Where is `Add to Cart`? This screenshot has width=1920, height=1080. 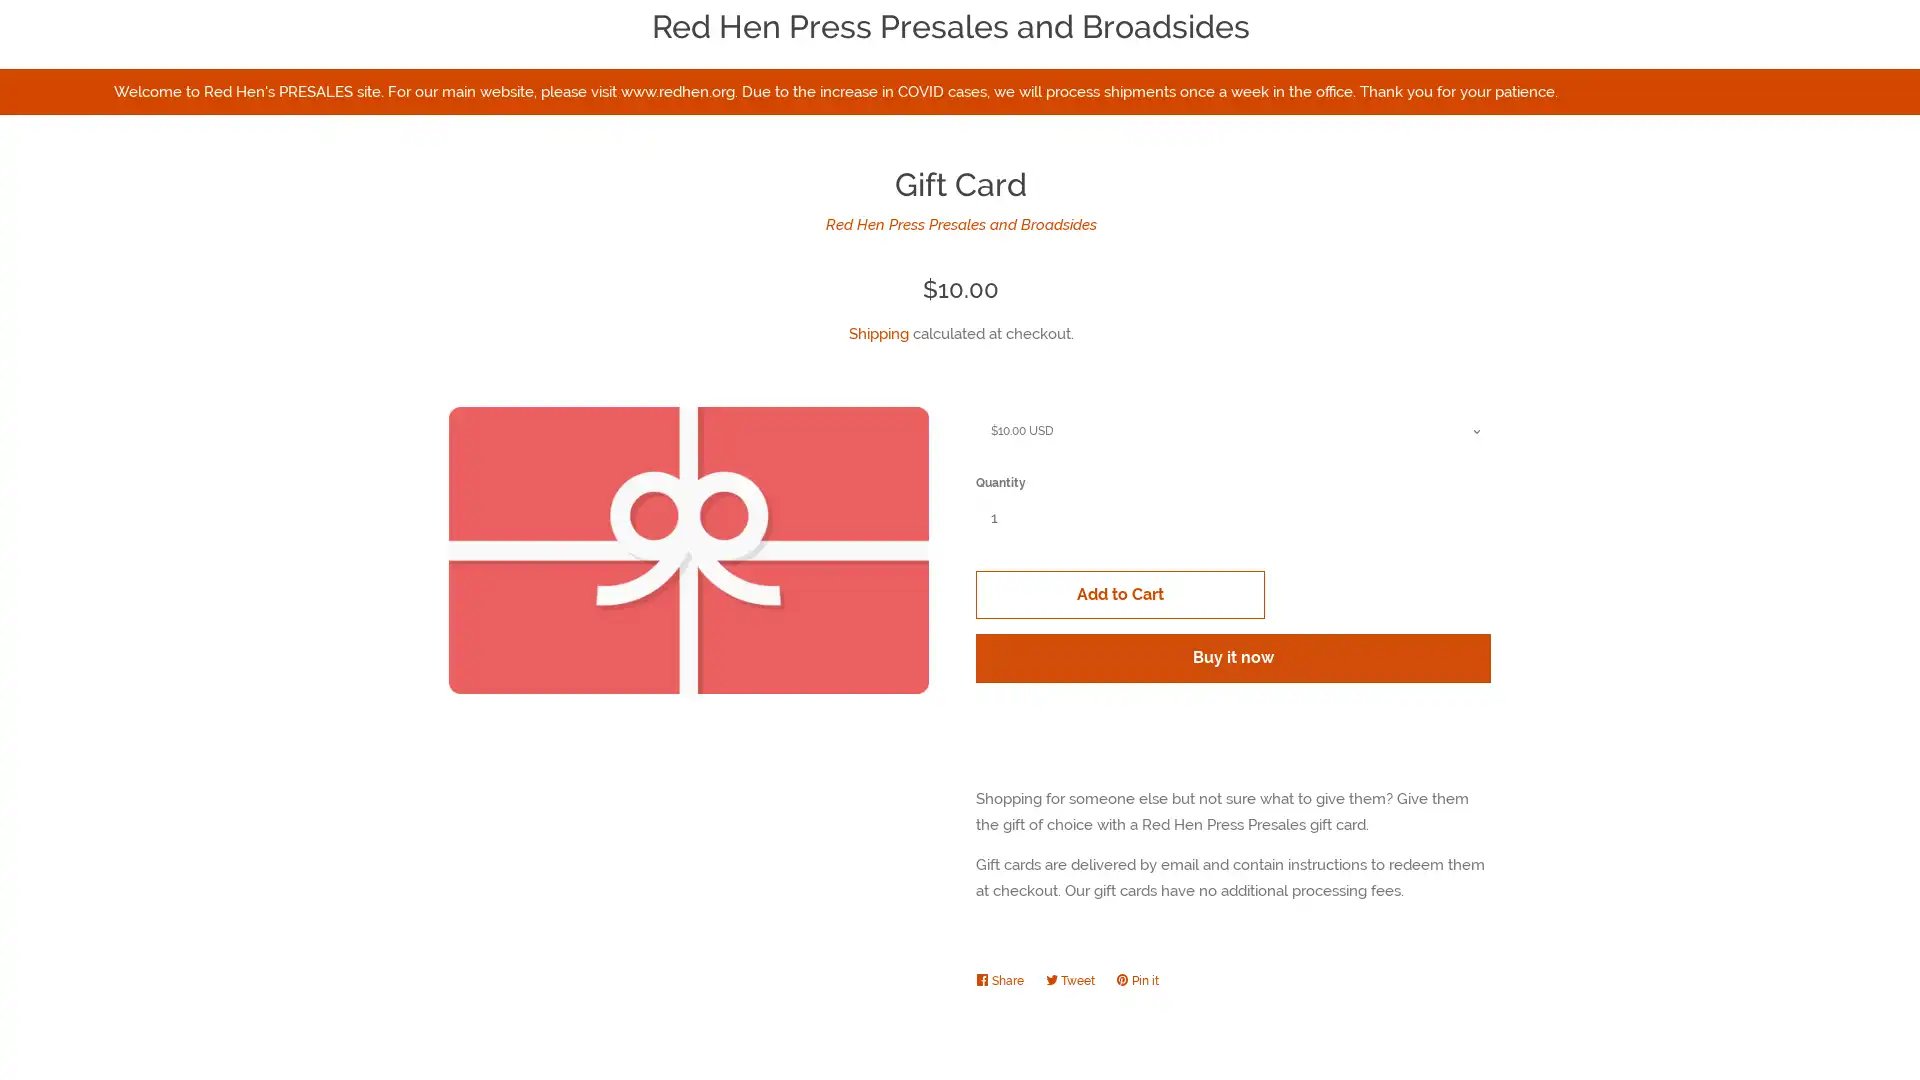 Add to Cart is located at coordinates (1357, 524).